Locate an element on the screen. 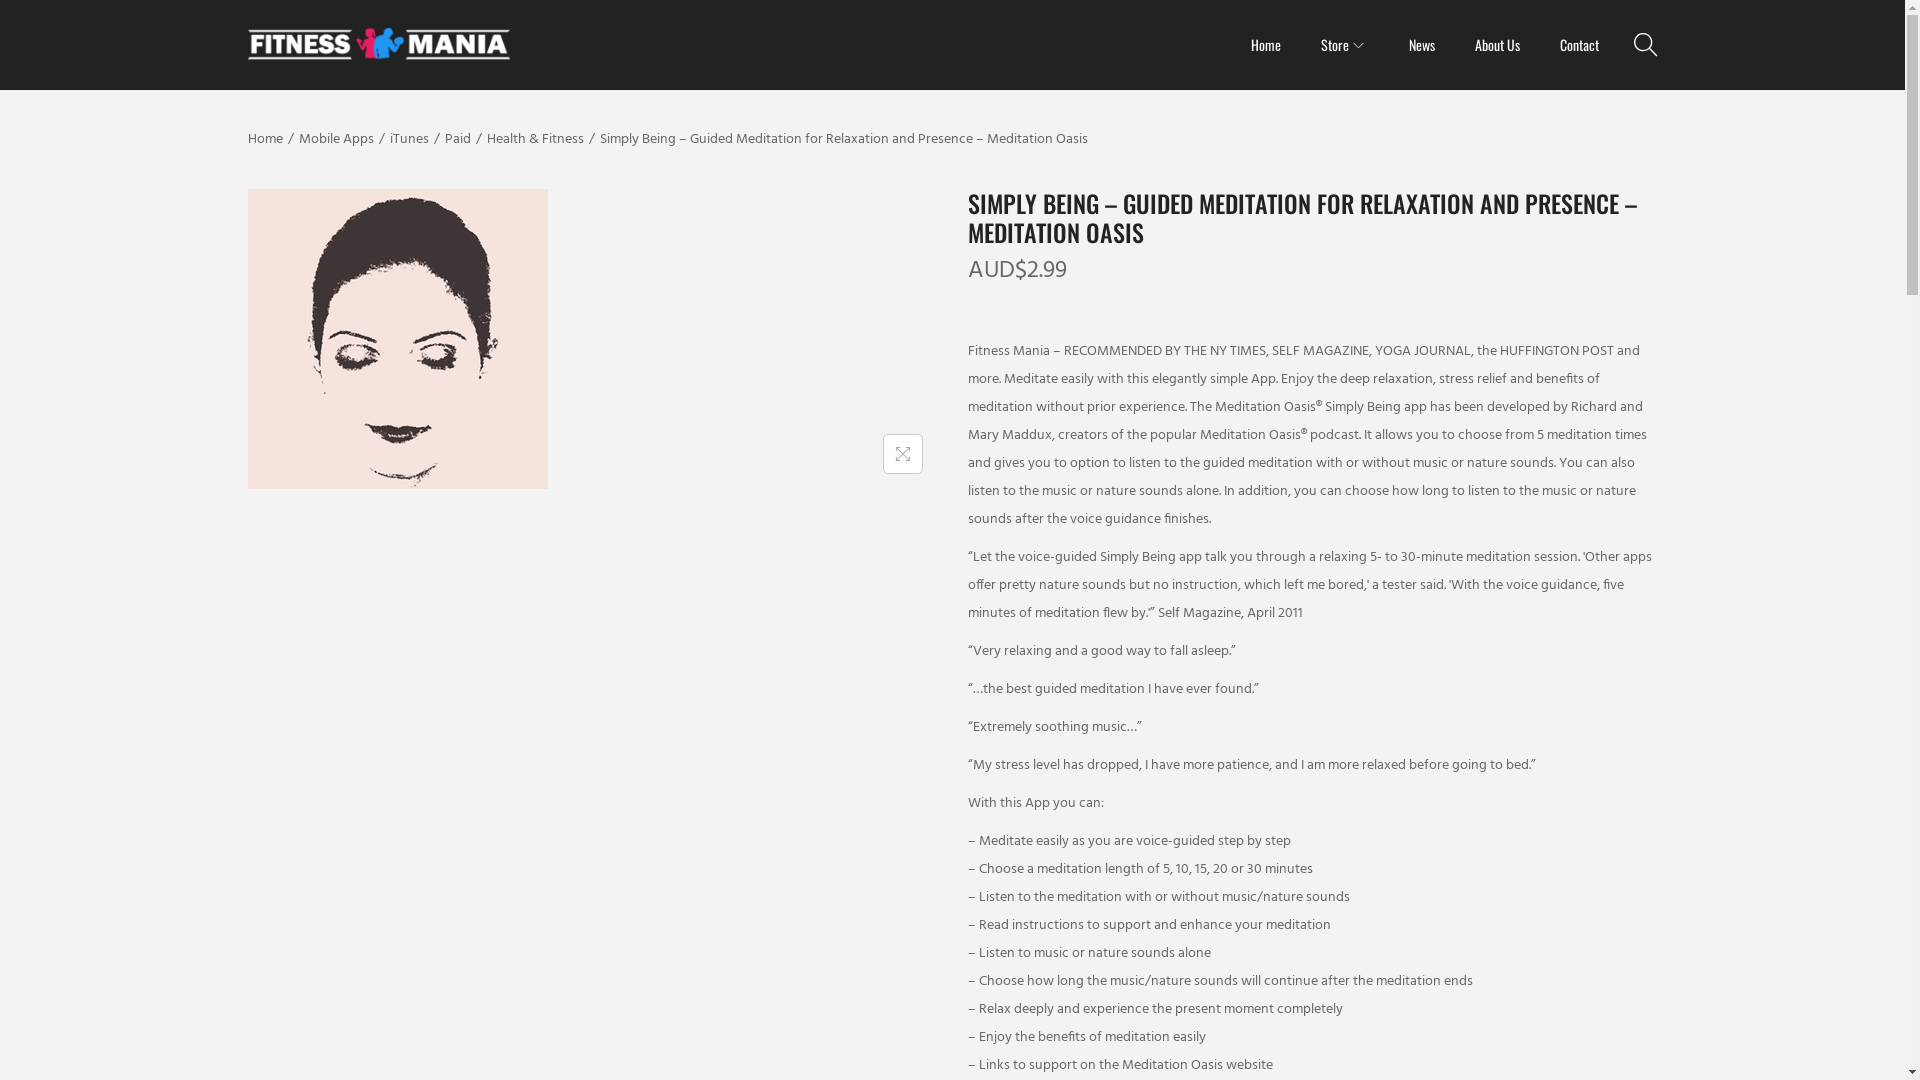  'Health & Fitness' is located at coordinates (485, 138).